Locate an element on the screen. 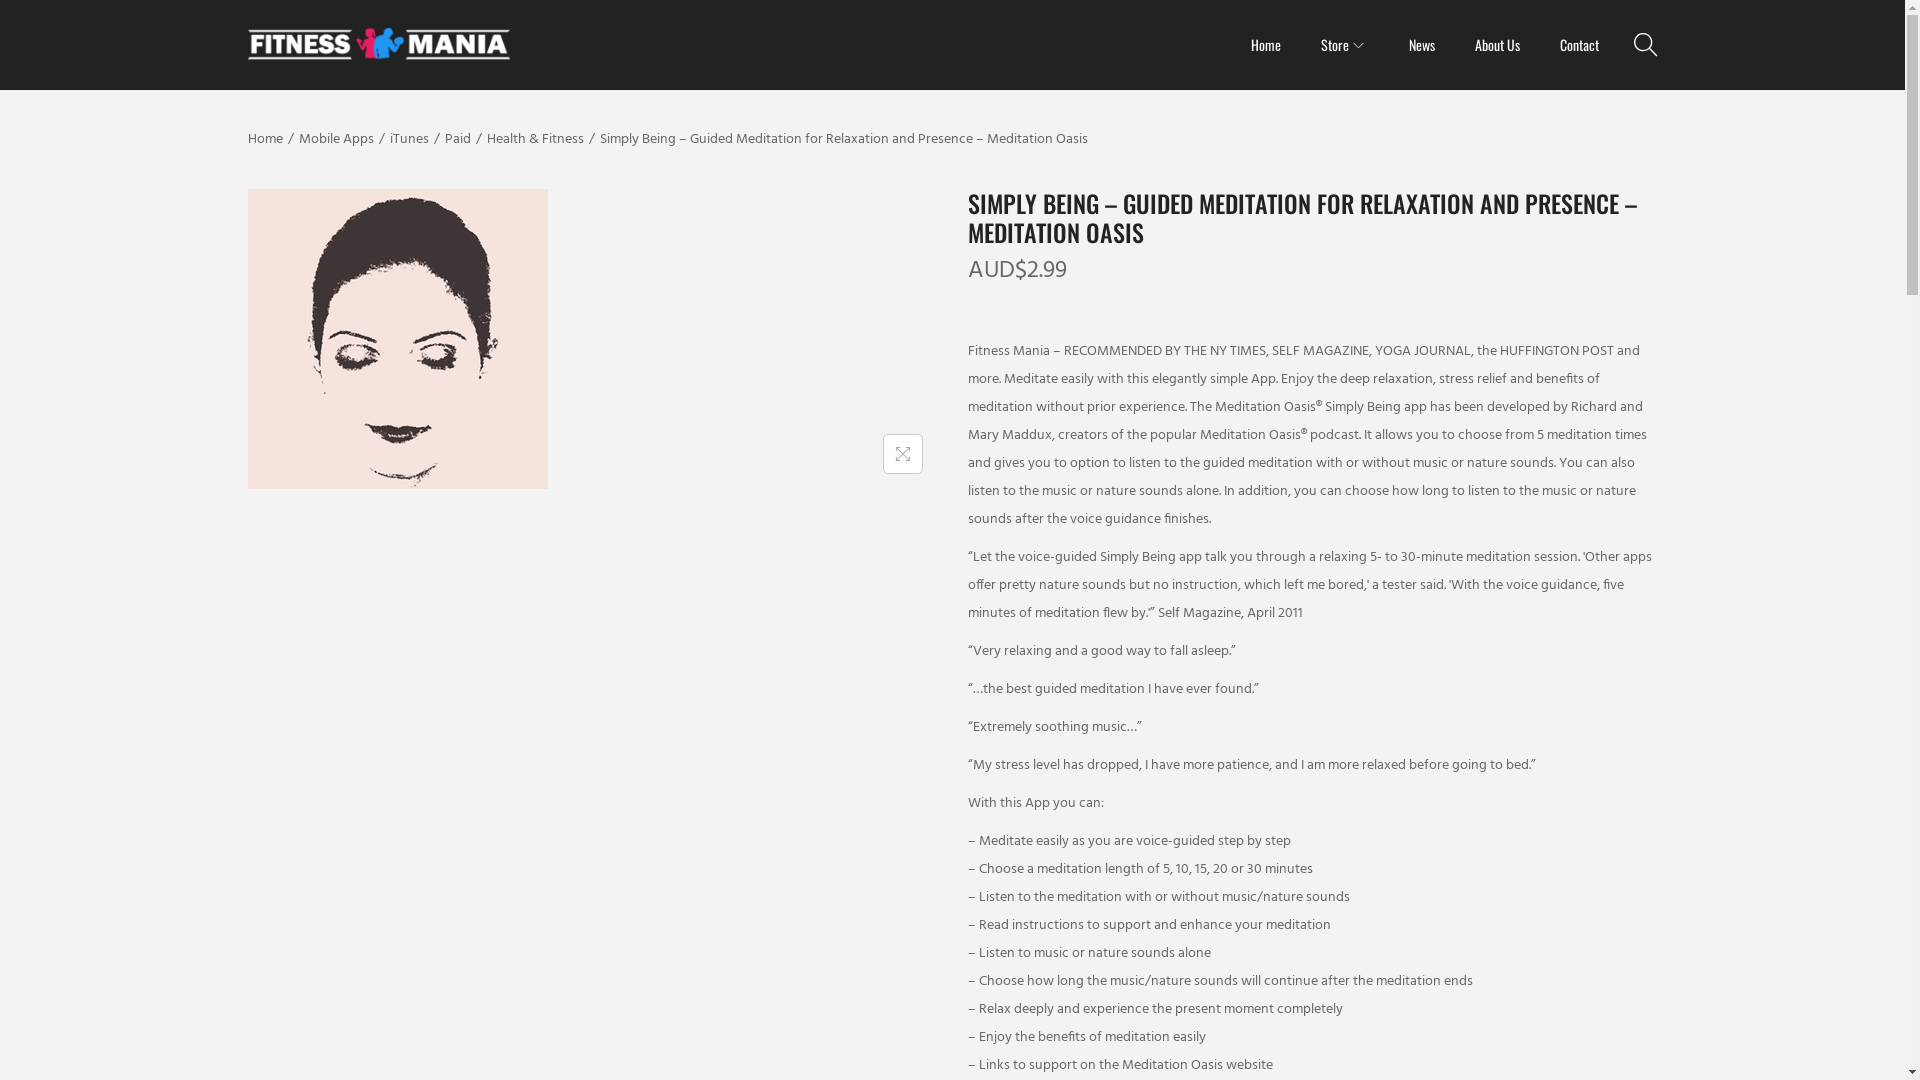  'Health & Fitness' is located at coordinates (485, 138).